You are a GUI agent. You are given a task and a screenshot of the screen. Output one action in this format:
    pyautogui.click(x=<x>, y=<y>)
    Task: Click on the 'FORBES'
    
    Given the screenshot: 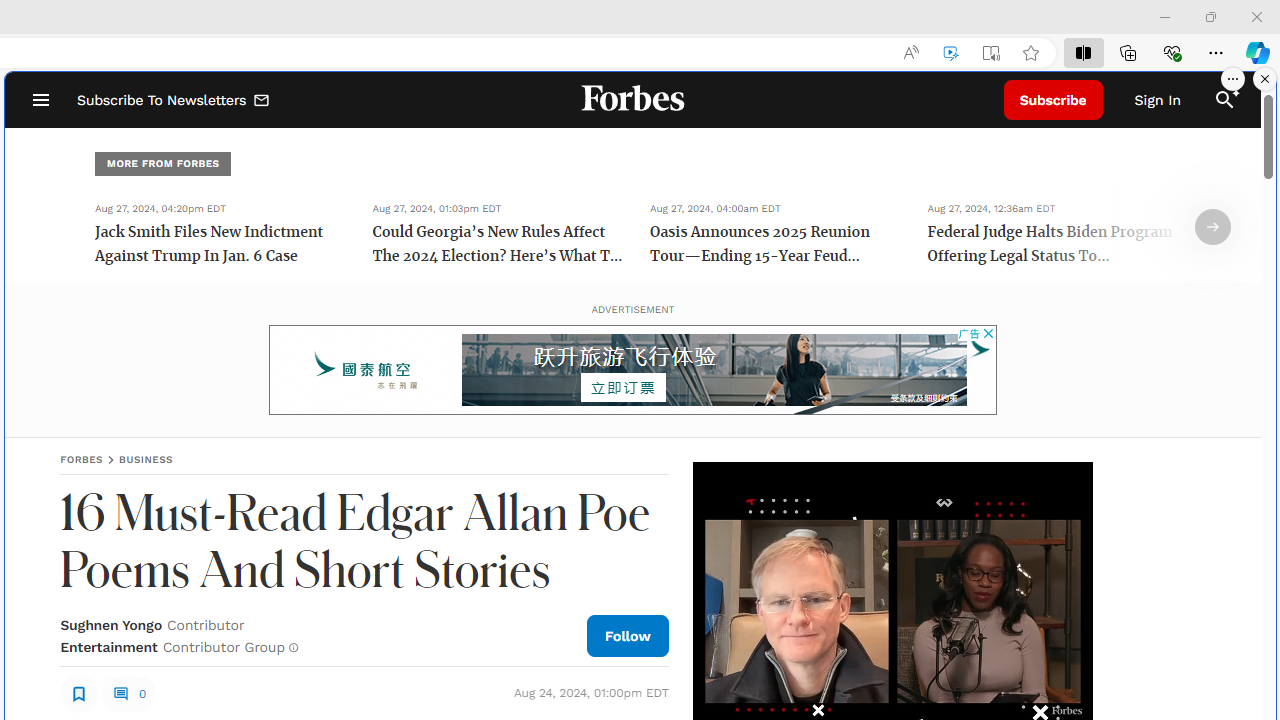 What is the action you would take?
    pyautogui.click(x=80, y=459)
    